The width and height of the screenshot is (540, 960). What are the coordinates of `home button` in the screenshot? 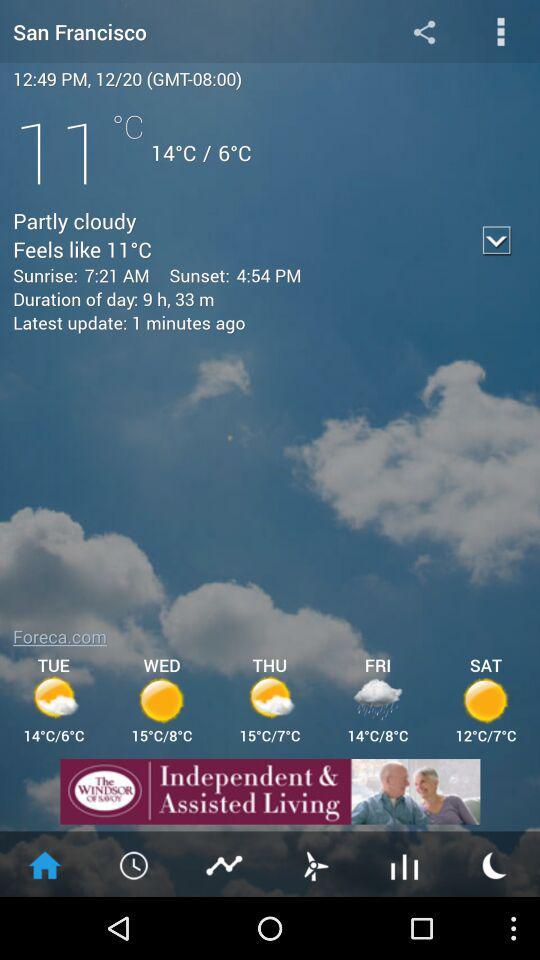 It's located at (44, 863).